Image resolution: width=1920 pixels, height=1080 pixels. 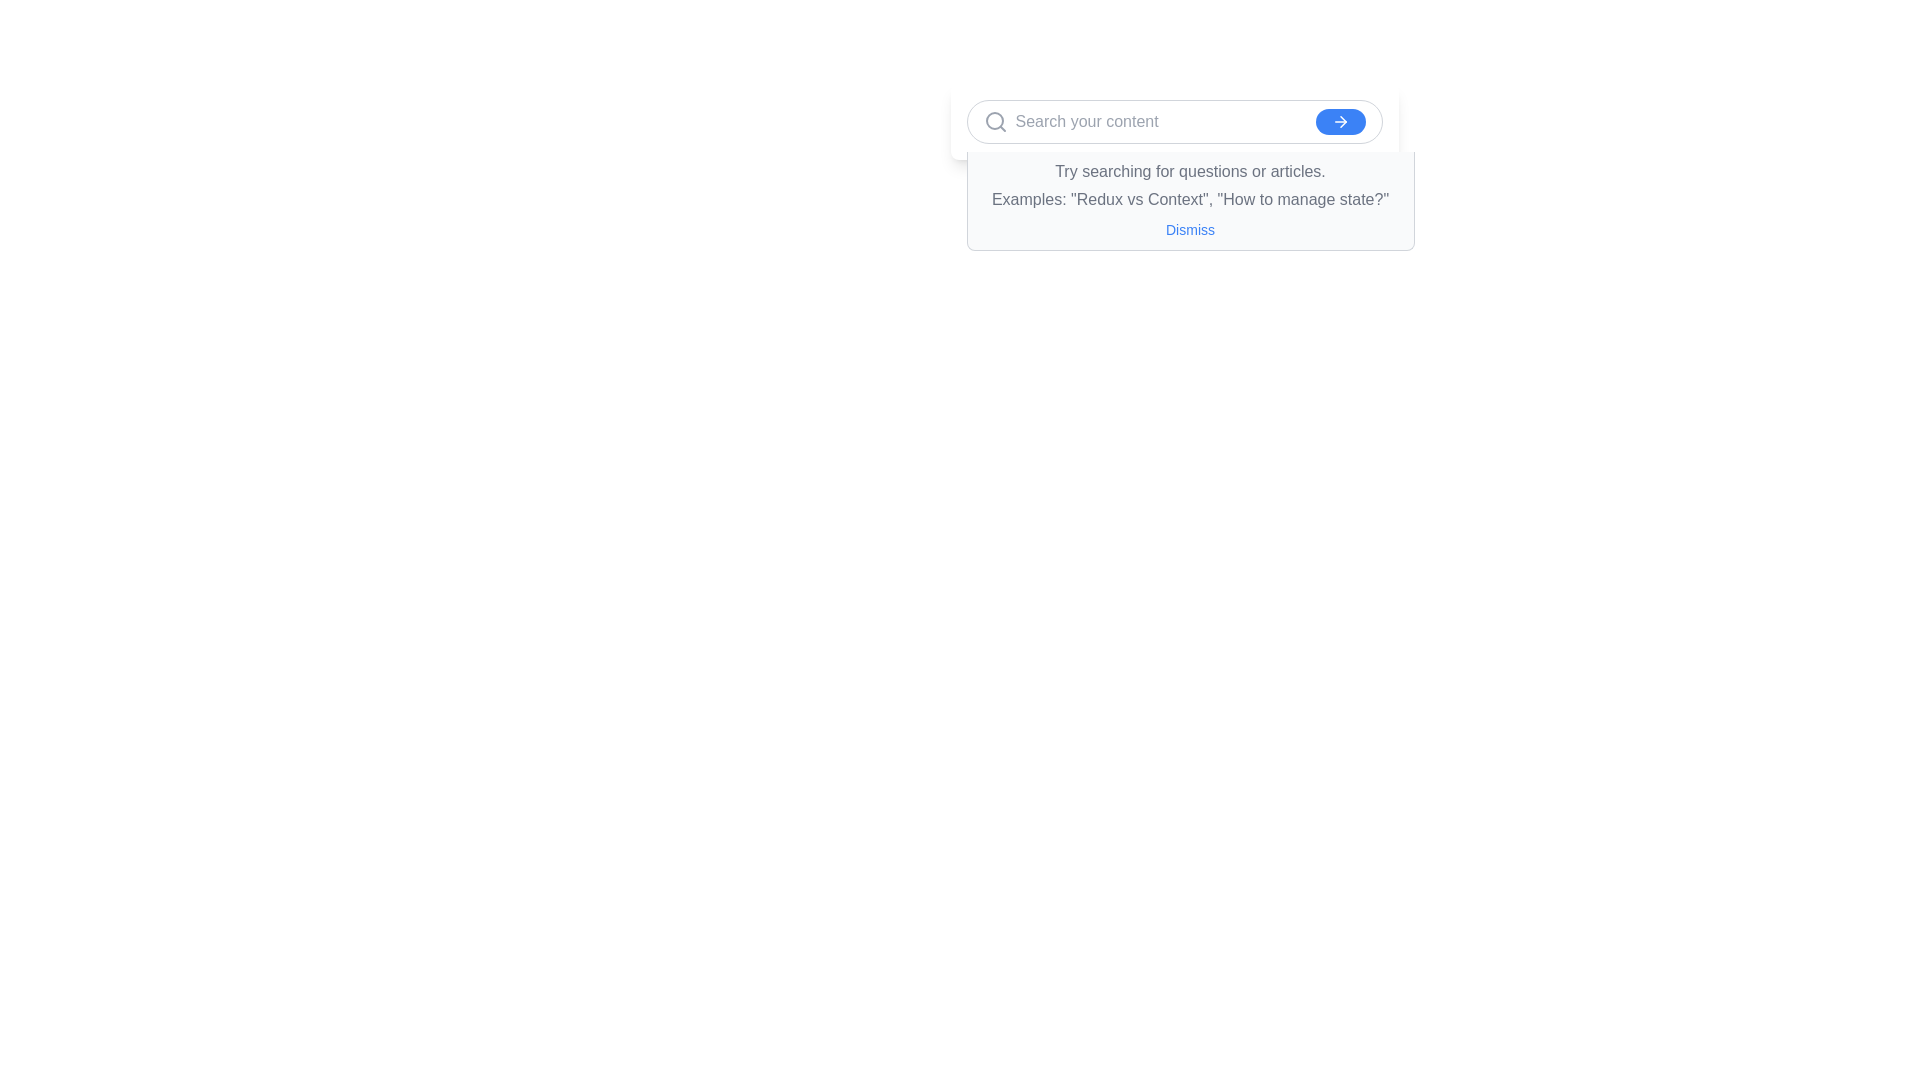 What do you see at coordinates (1190, 200) in the screenshot?
I see `static text element located below the caption 'Try searching for questions or articles.' and above the dismiss button in the centrally aligned pop-up panel` at bounding box center [1190, 200].